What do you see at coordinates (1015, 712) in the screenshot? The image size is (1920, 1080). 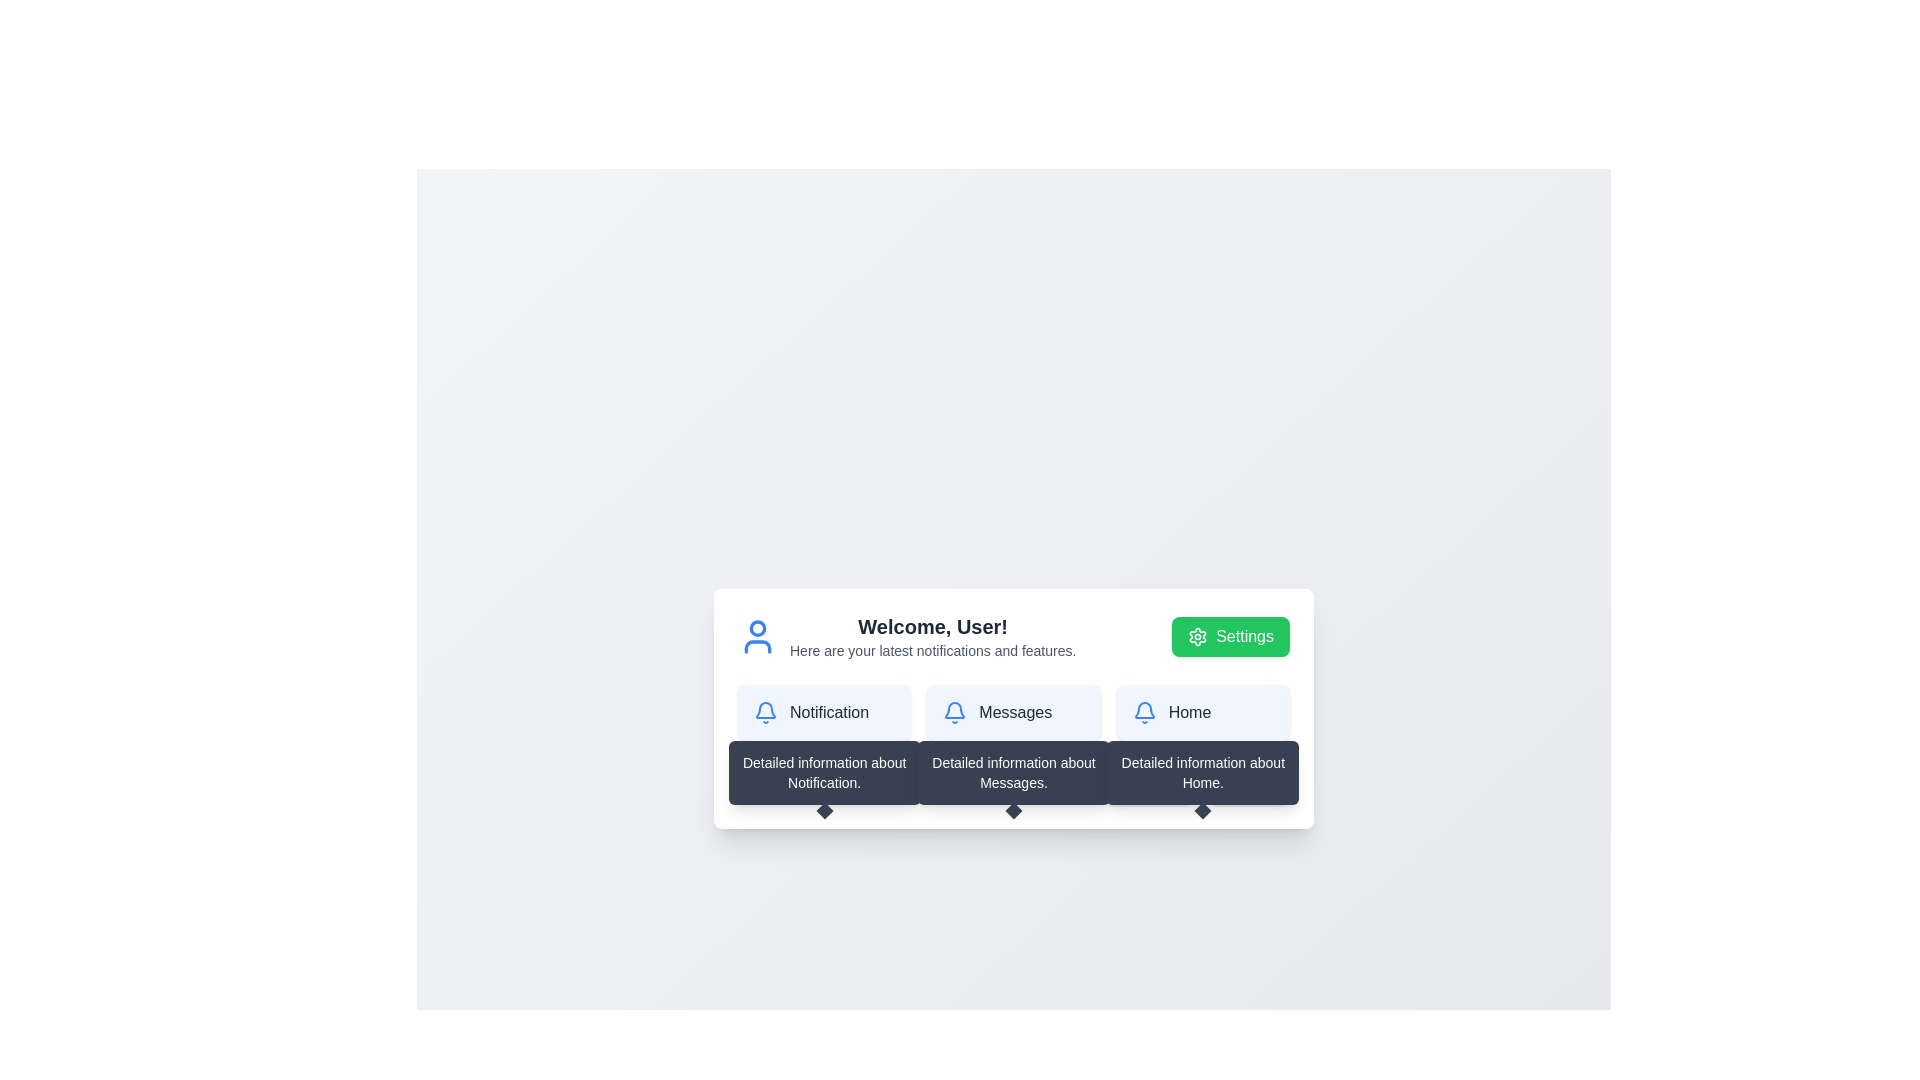 I see `the static text label displaying 'Messages' which is centrally located between 'Notification' and 'Home' in a horizontal group of options` at bounding box center [1015, 712].